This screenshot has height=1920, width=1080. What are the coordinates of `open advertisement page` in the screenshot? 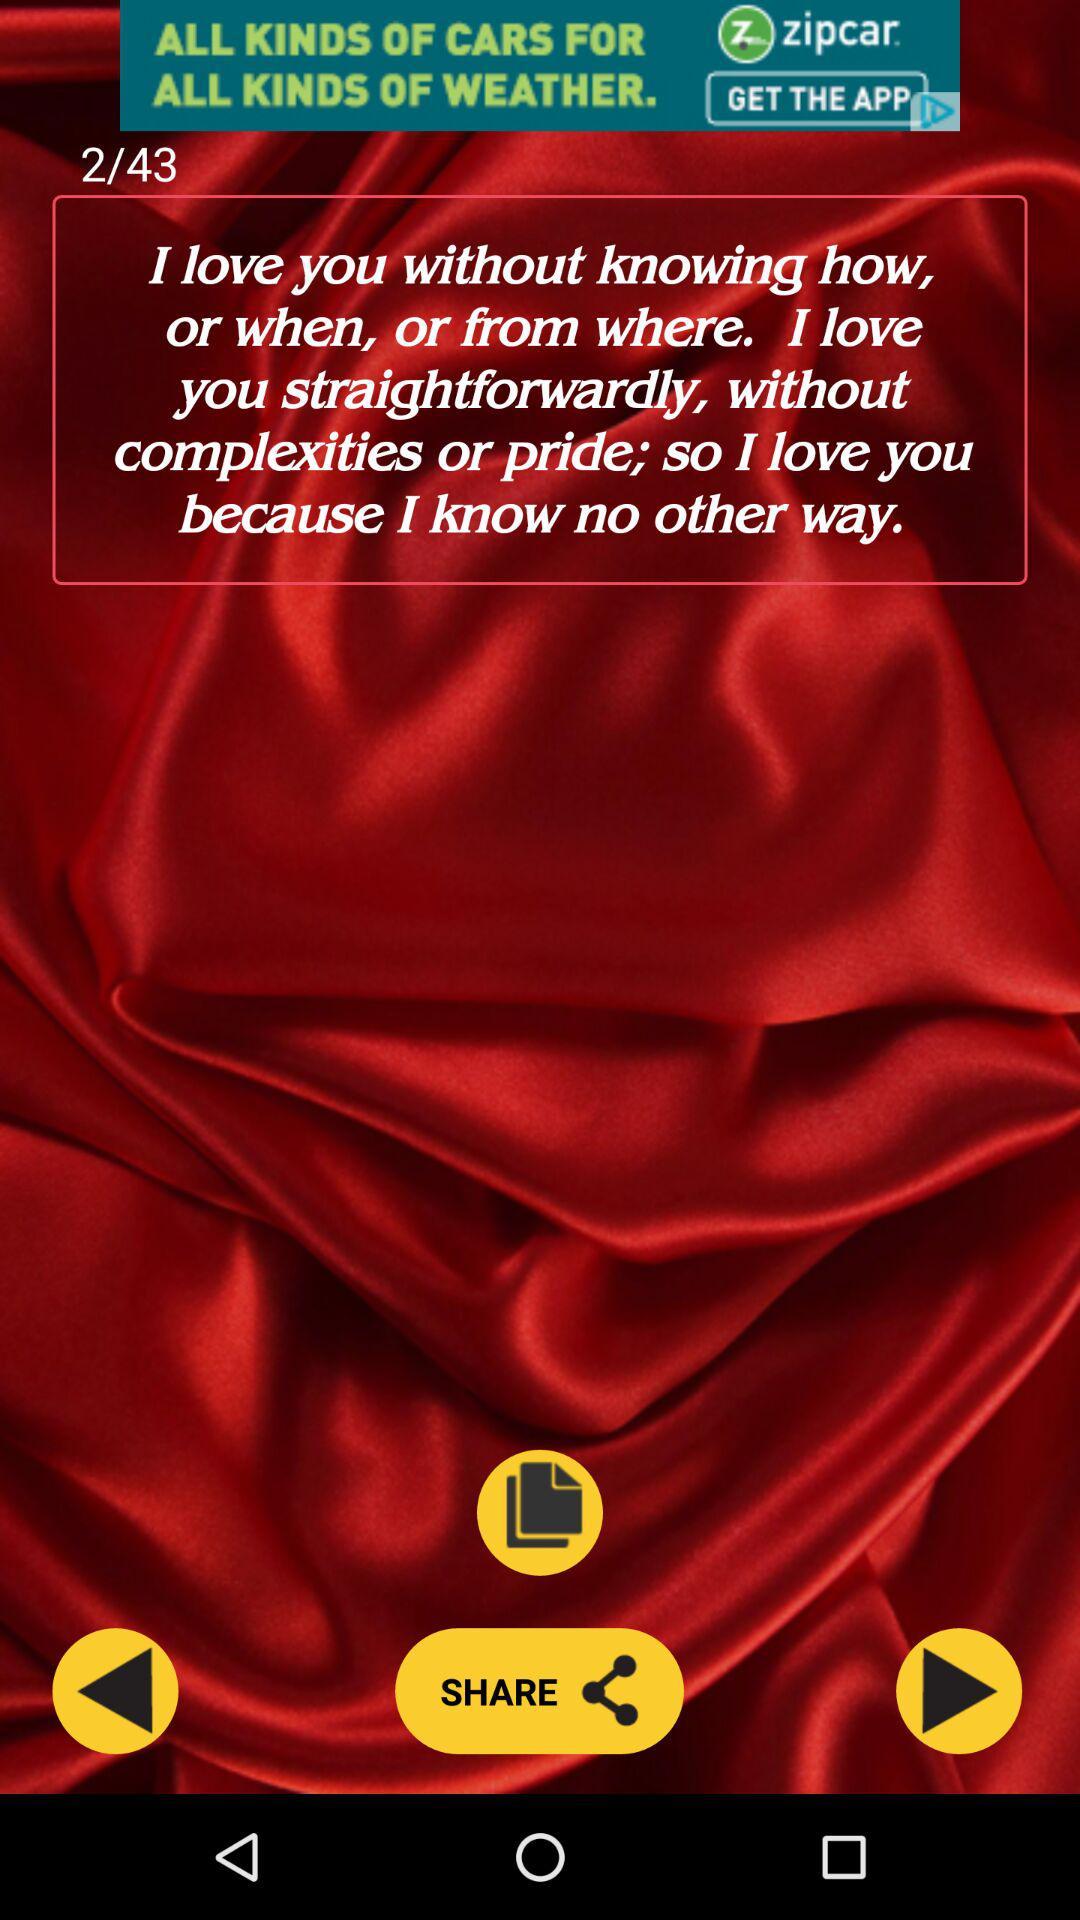 It's located at (540, 65).